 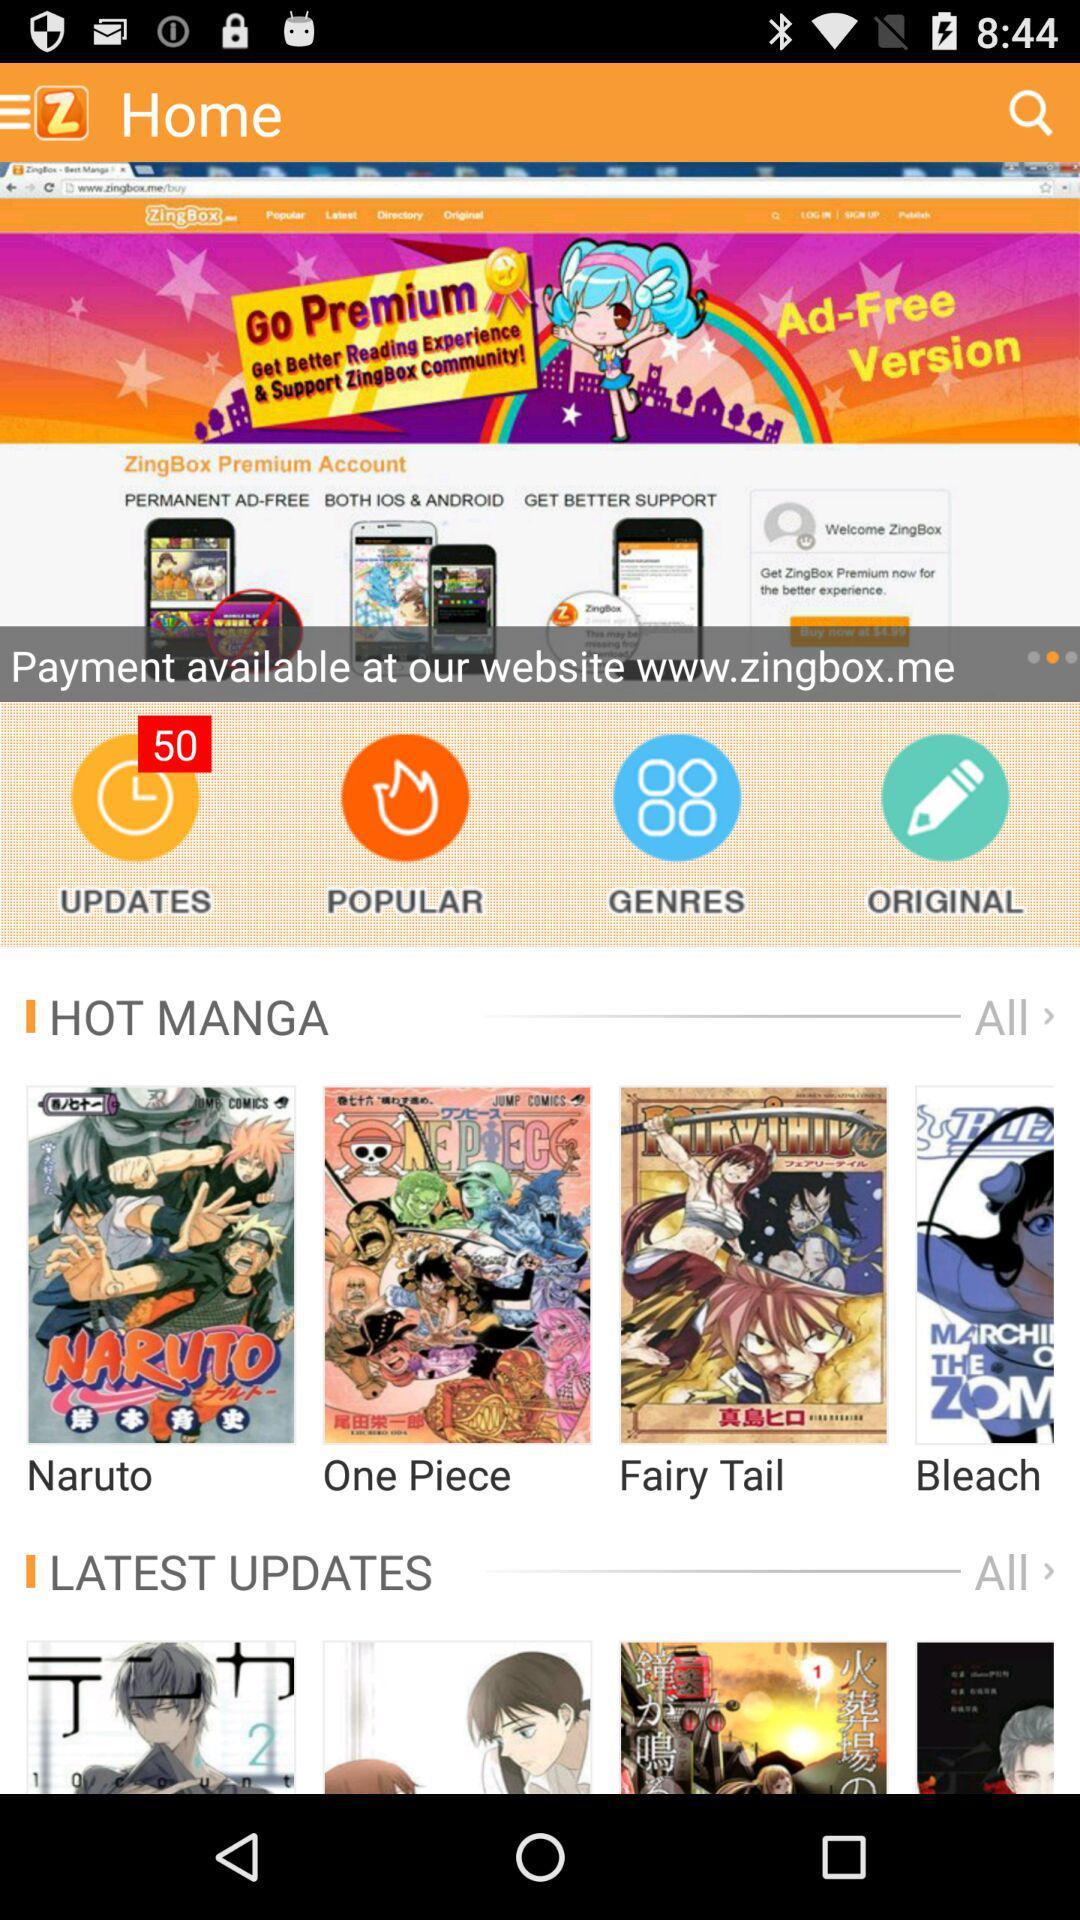 What do you see at coordinates (135, 824) in the screenshot?
I see `read updates` at bounding box center [135, 824].